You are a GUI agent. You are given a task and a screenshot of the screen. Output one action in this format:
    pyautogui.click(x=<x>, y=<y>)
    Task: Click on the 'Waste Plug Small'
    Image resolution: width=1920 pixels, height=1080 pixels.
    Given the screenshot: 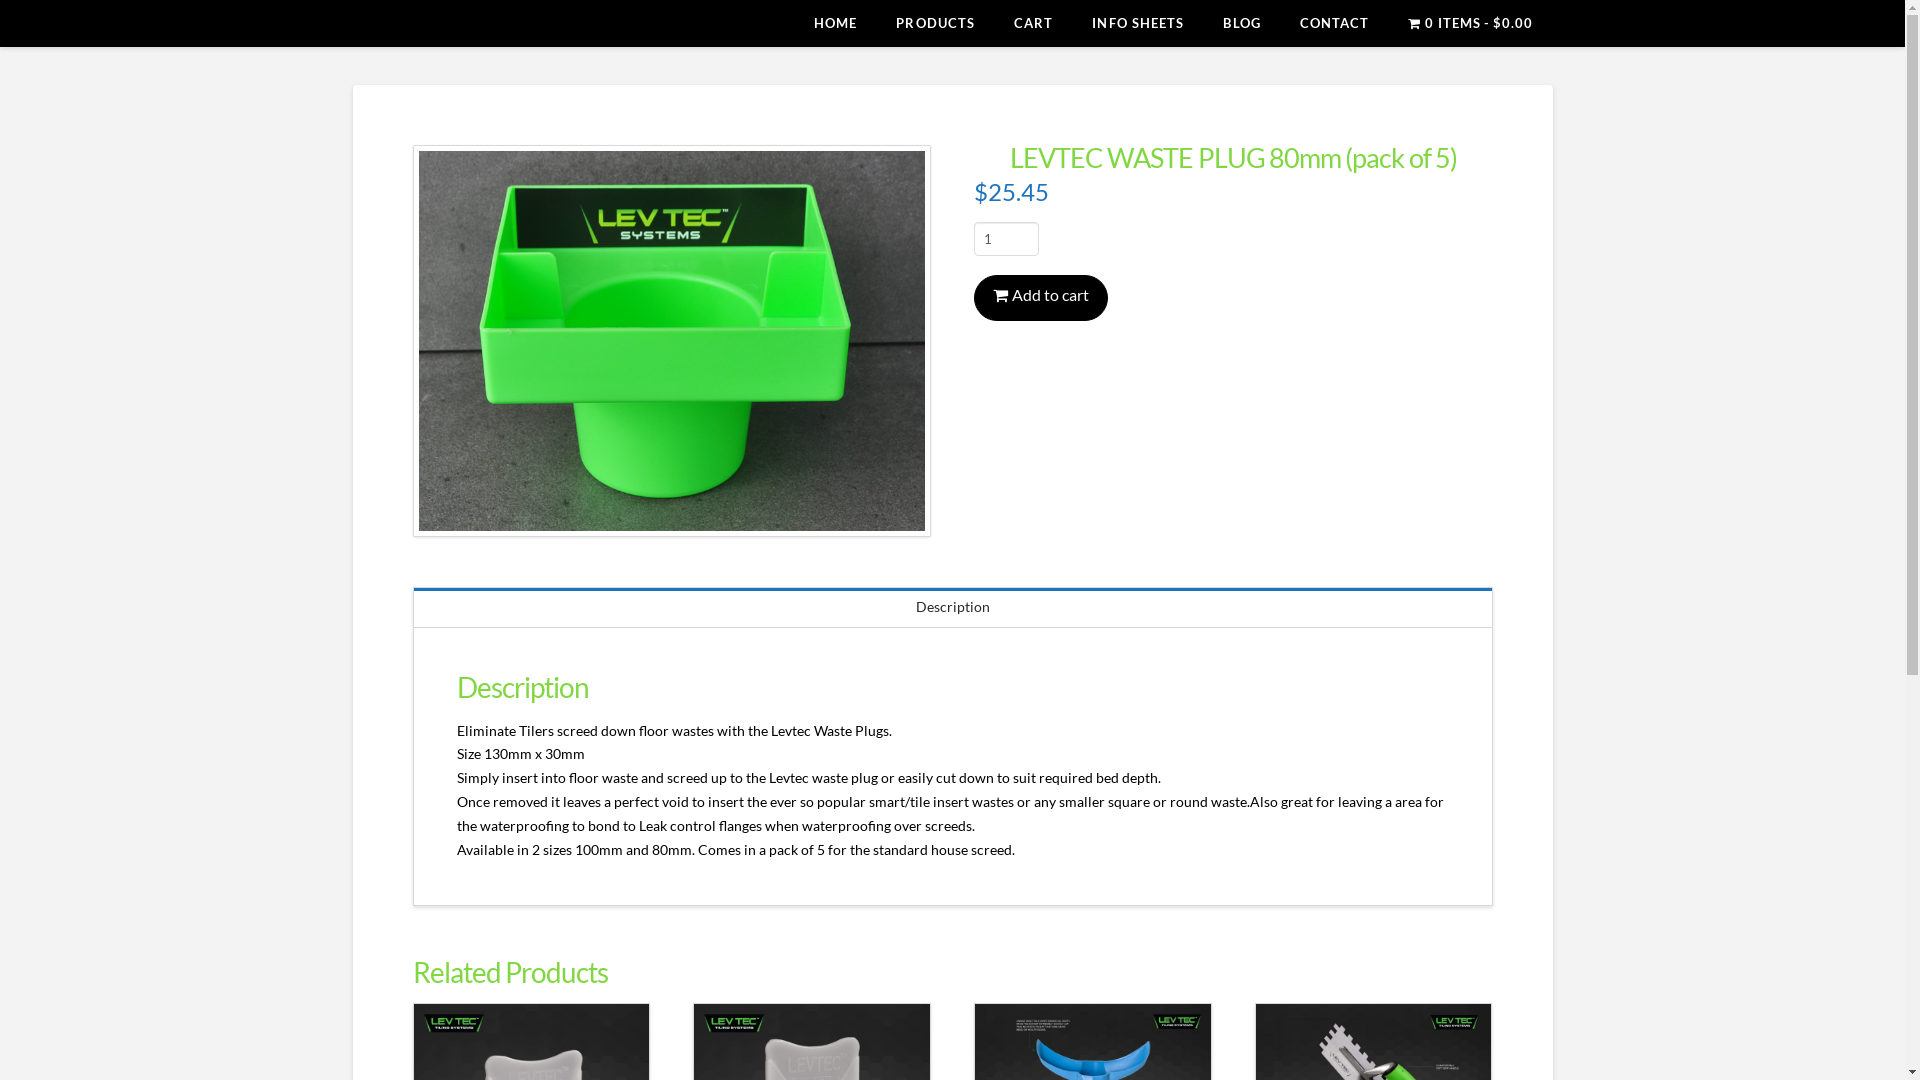 What is the action you would take?
    pyautogui.click(x=671, y=339)
    